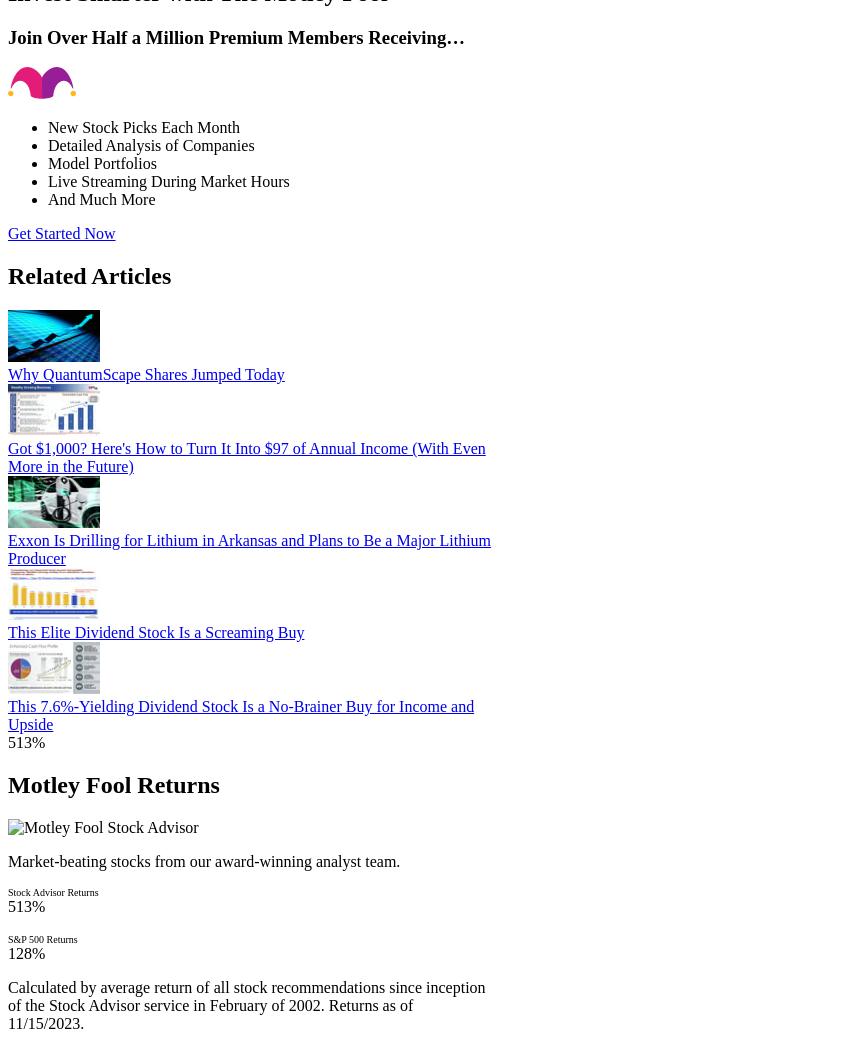 This screenshot has height=1037, width=851. Describe the element at coordinates (203, 861) in the screenshot. I see `'Market-beating stocks from our award-winning analyst team.'` at that location.